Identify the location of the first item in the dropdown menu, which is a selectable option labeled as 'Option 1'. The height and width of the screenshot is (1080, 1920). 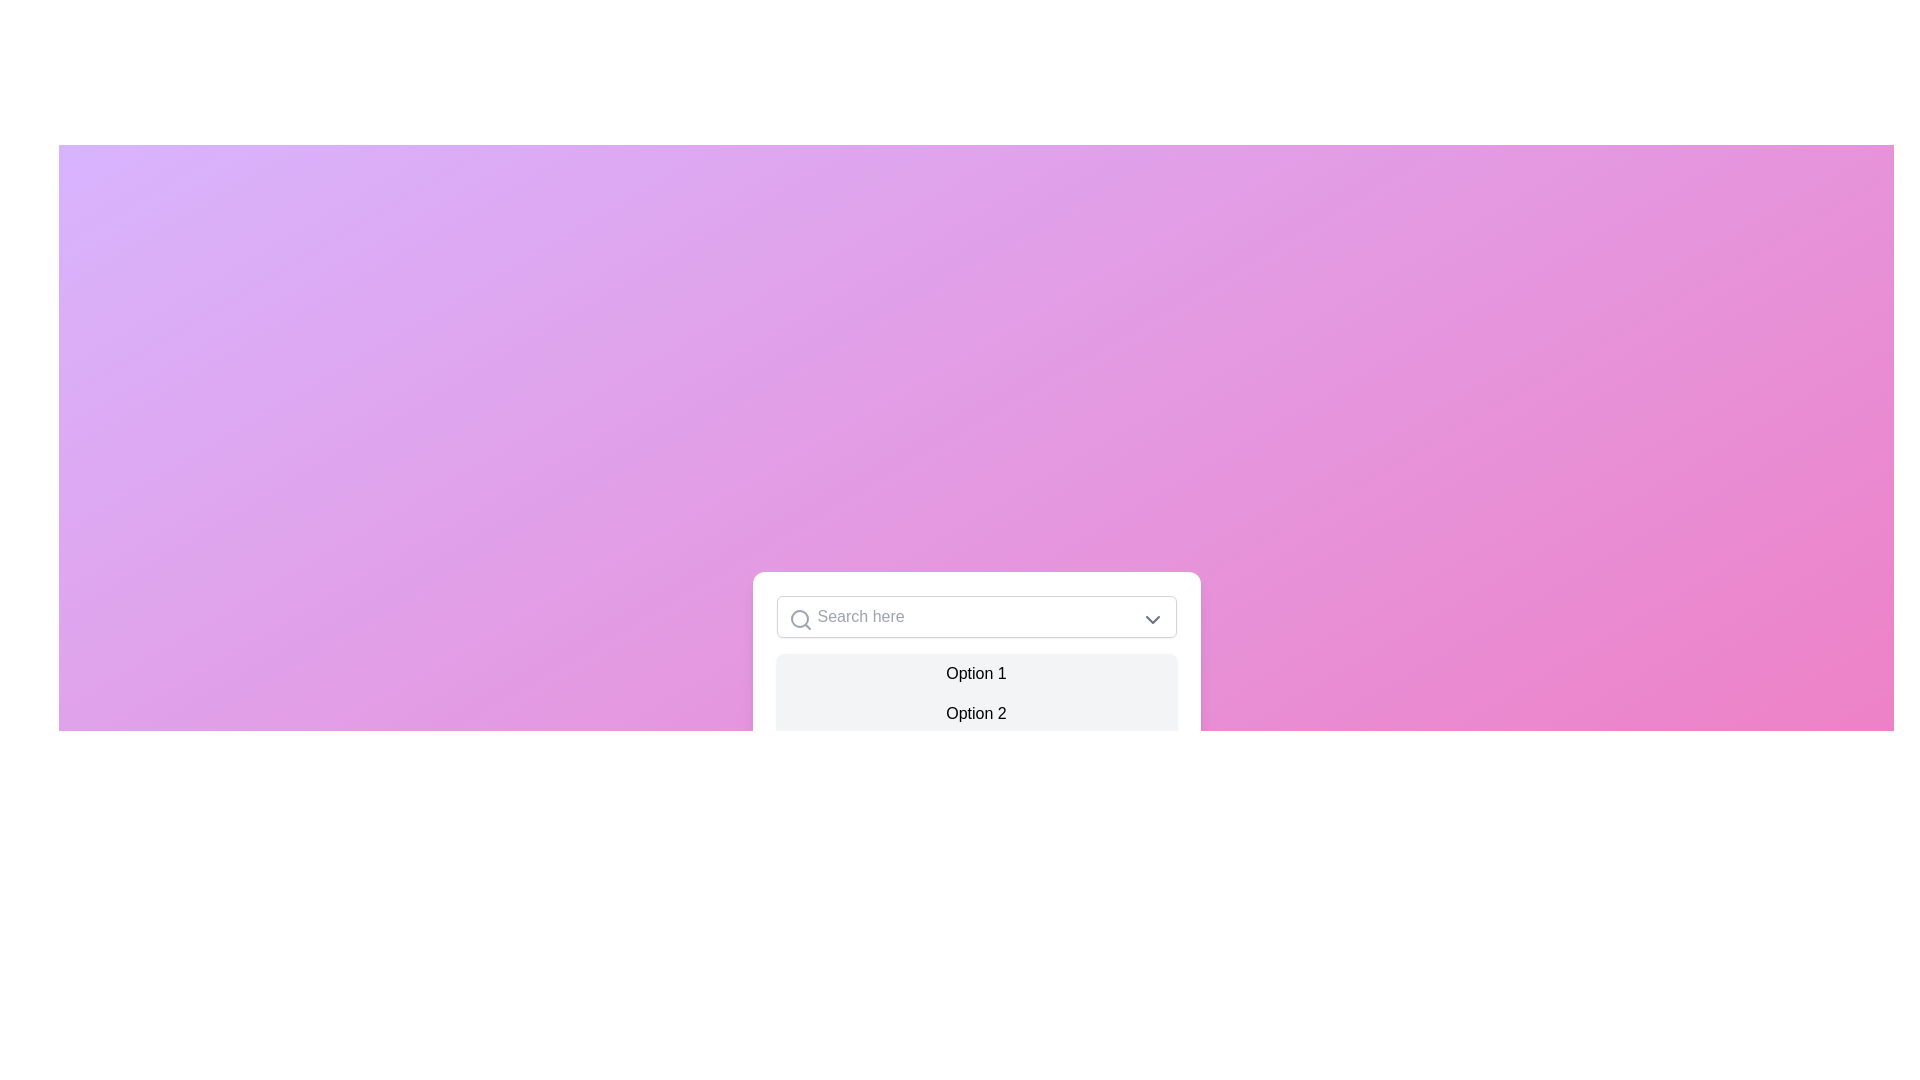
(976, 674).